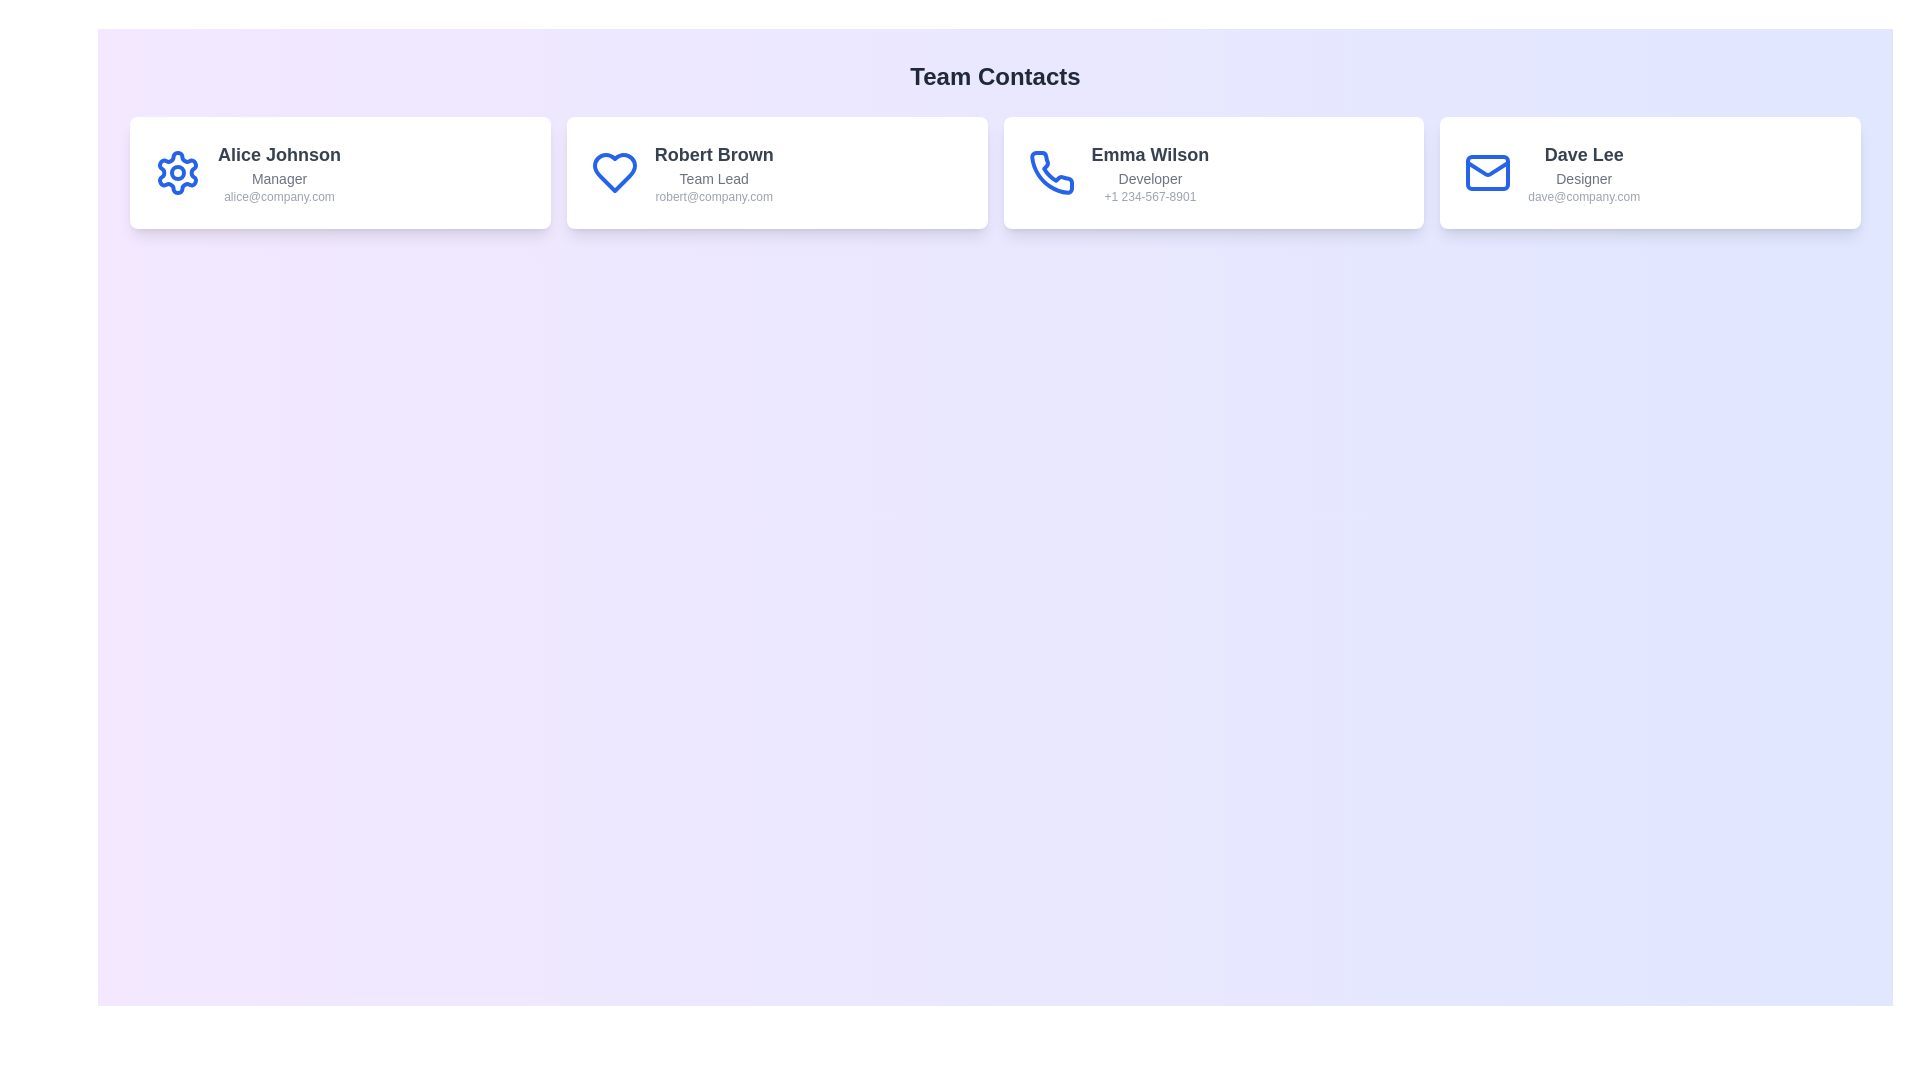  Describe the element at coordinates (278, 196) in the screenshot. I see `the text label displaying Alice Johnson's email address located at the bottom of the user information card` at that location.